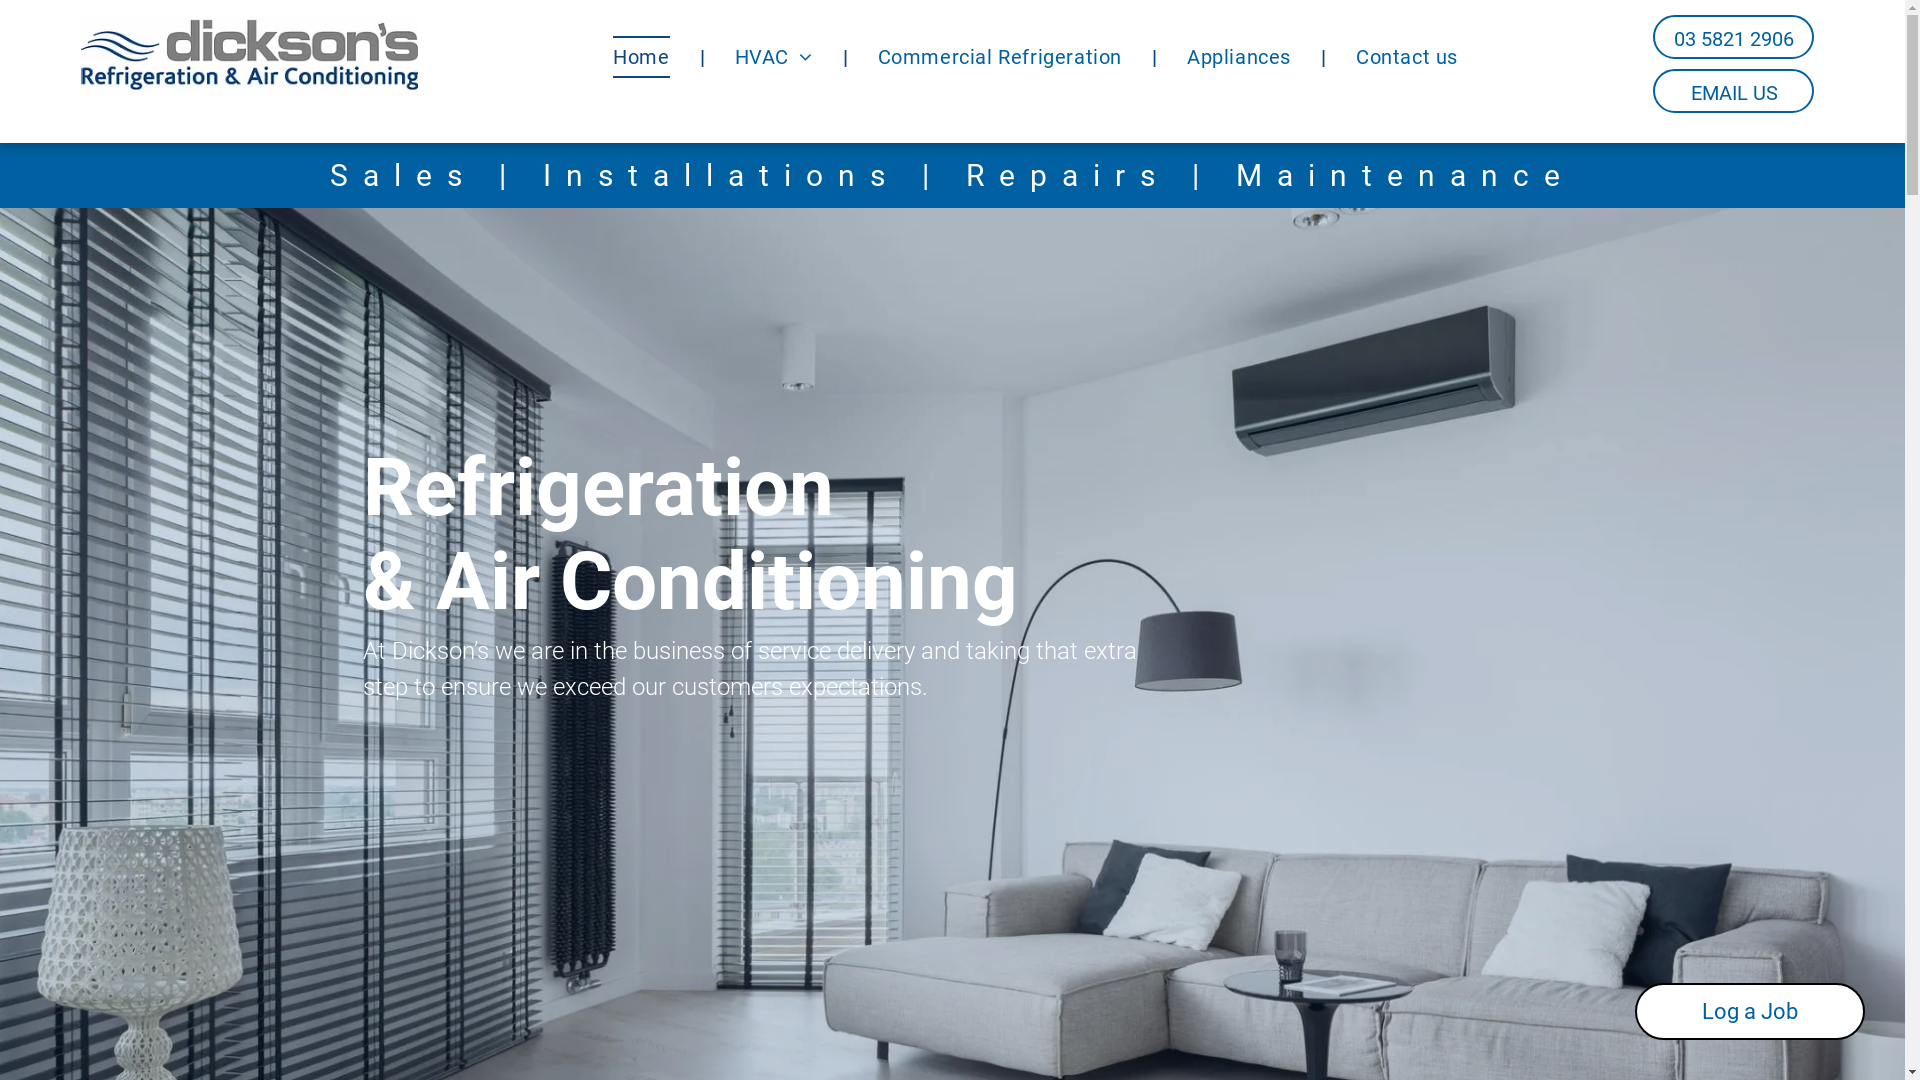 The height and width of the screenshot is (1080, 1920). Describe the element at coordinates (1405, 56) in the screenshot. I see `'Contact us'` at that location.